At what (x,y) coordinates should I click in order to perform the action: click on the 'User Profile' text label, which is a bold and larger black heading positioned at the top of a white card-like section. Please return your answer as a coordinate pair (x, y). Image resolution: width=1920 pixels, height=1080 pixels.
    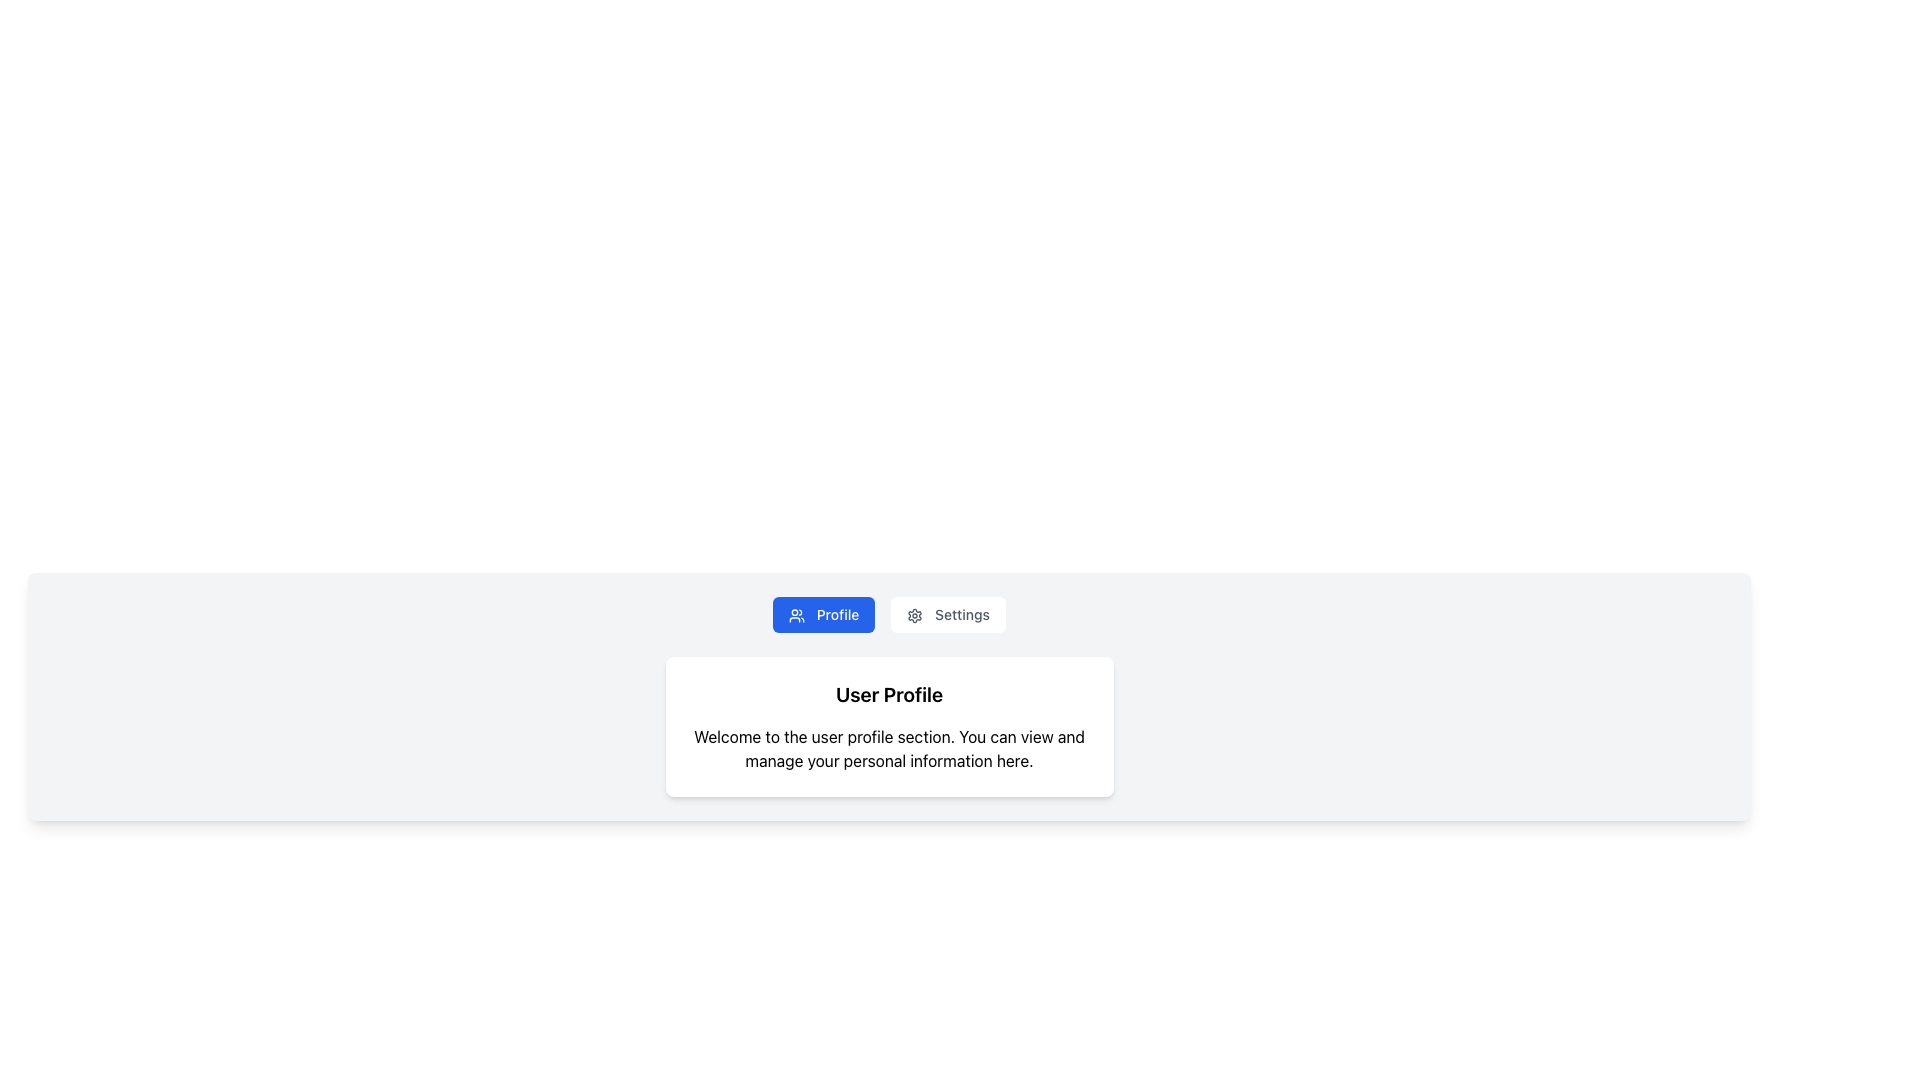
    Looking at the image, I should click on (888, 693).